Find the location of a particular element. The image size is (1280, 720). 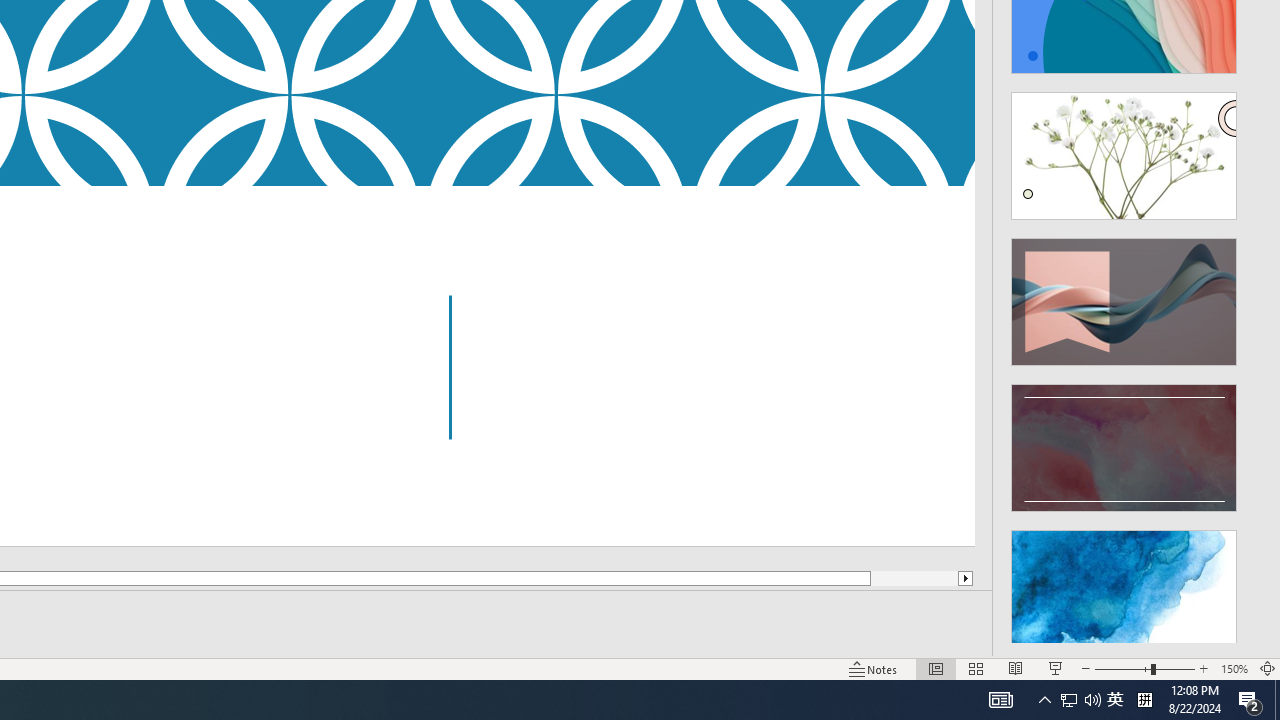

'Notes ' is located at coordinates (874, 669).